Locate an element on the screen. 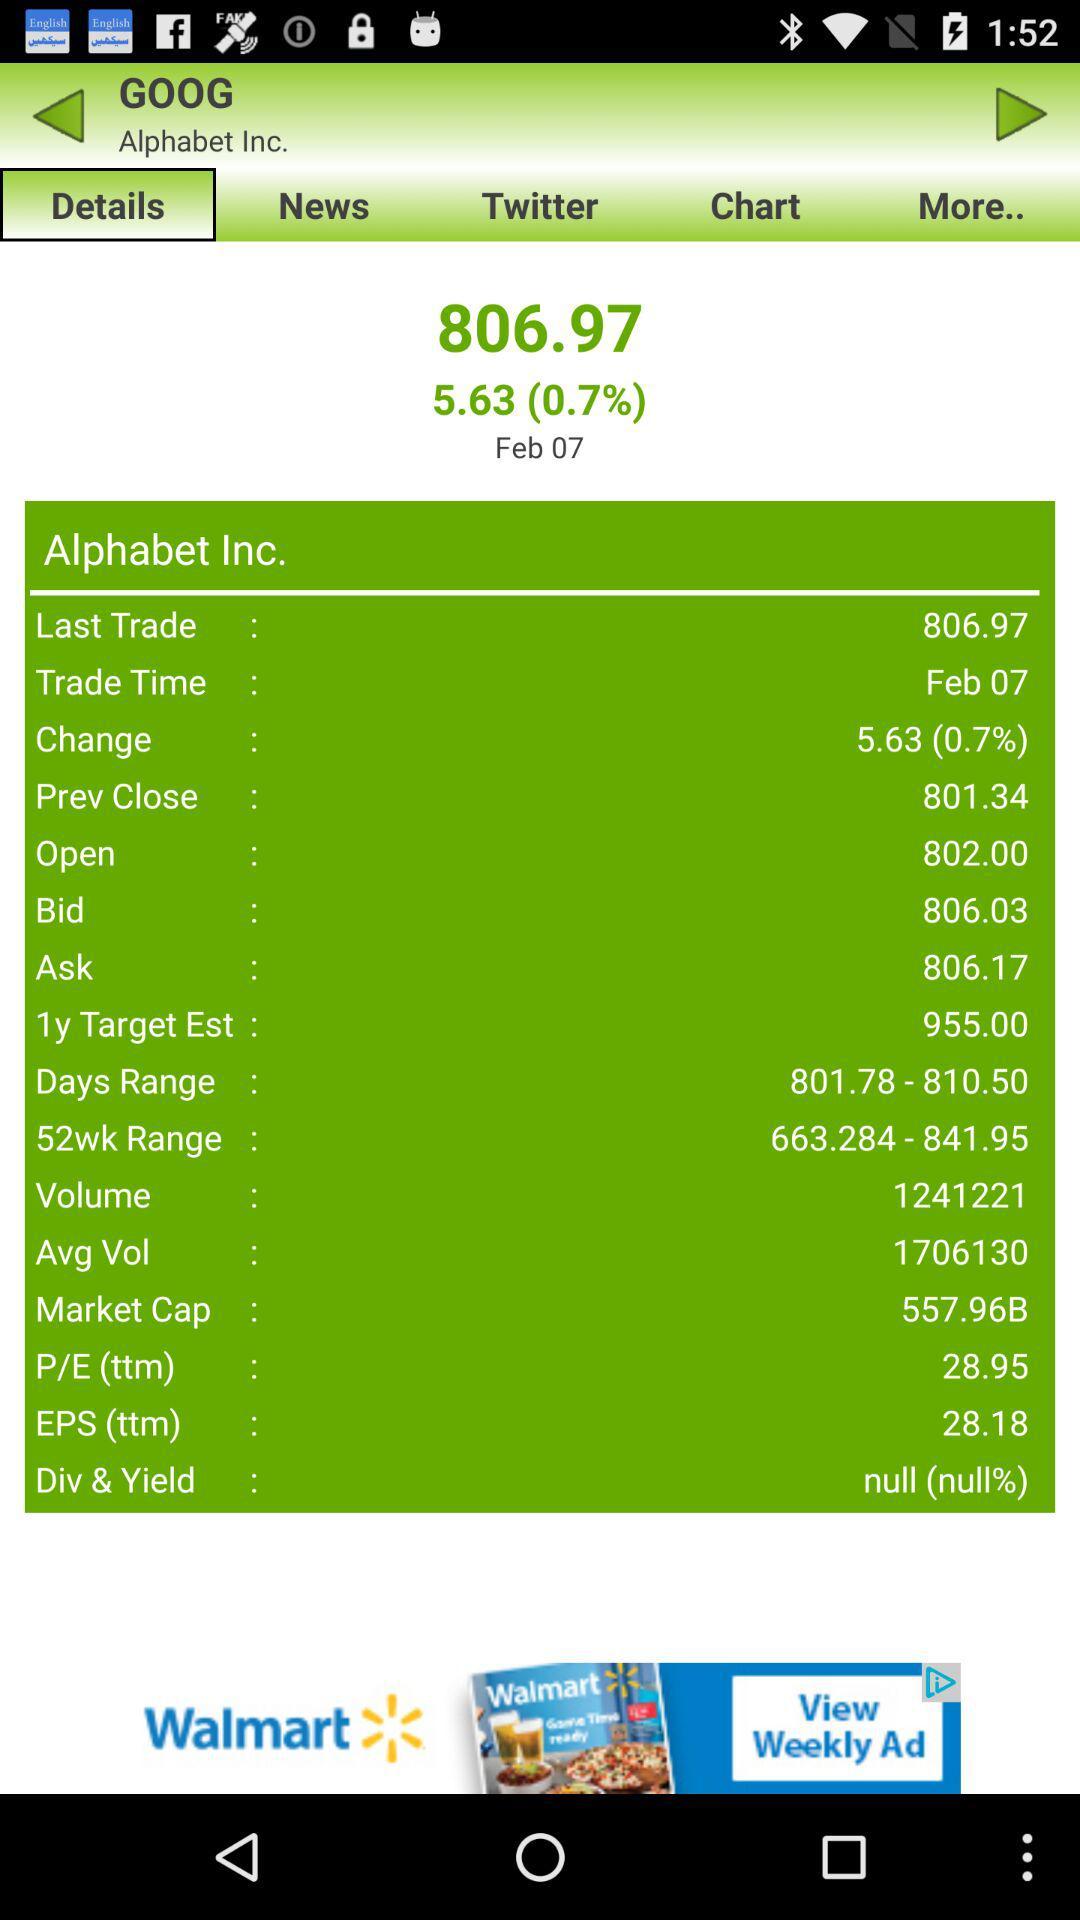 The height and width of the screenshot is (1920, 1080). the play icon is located at coordinates (1022, 122).